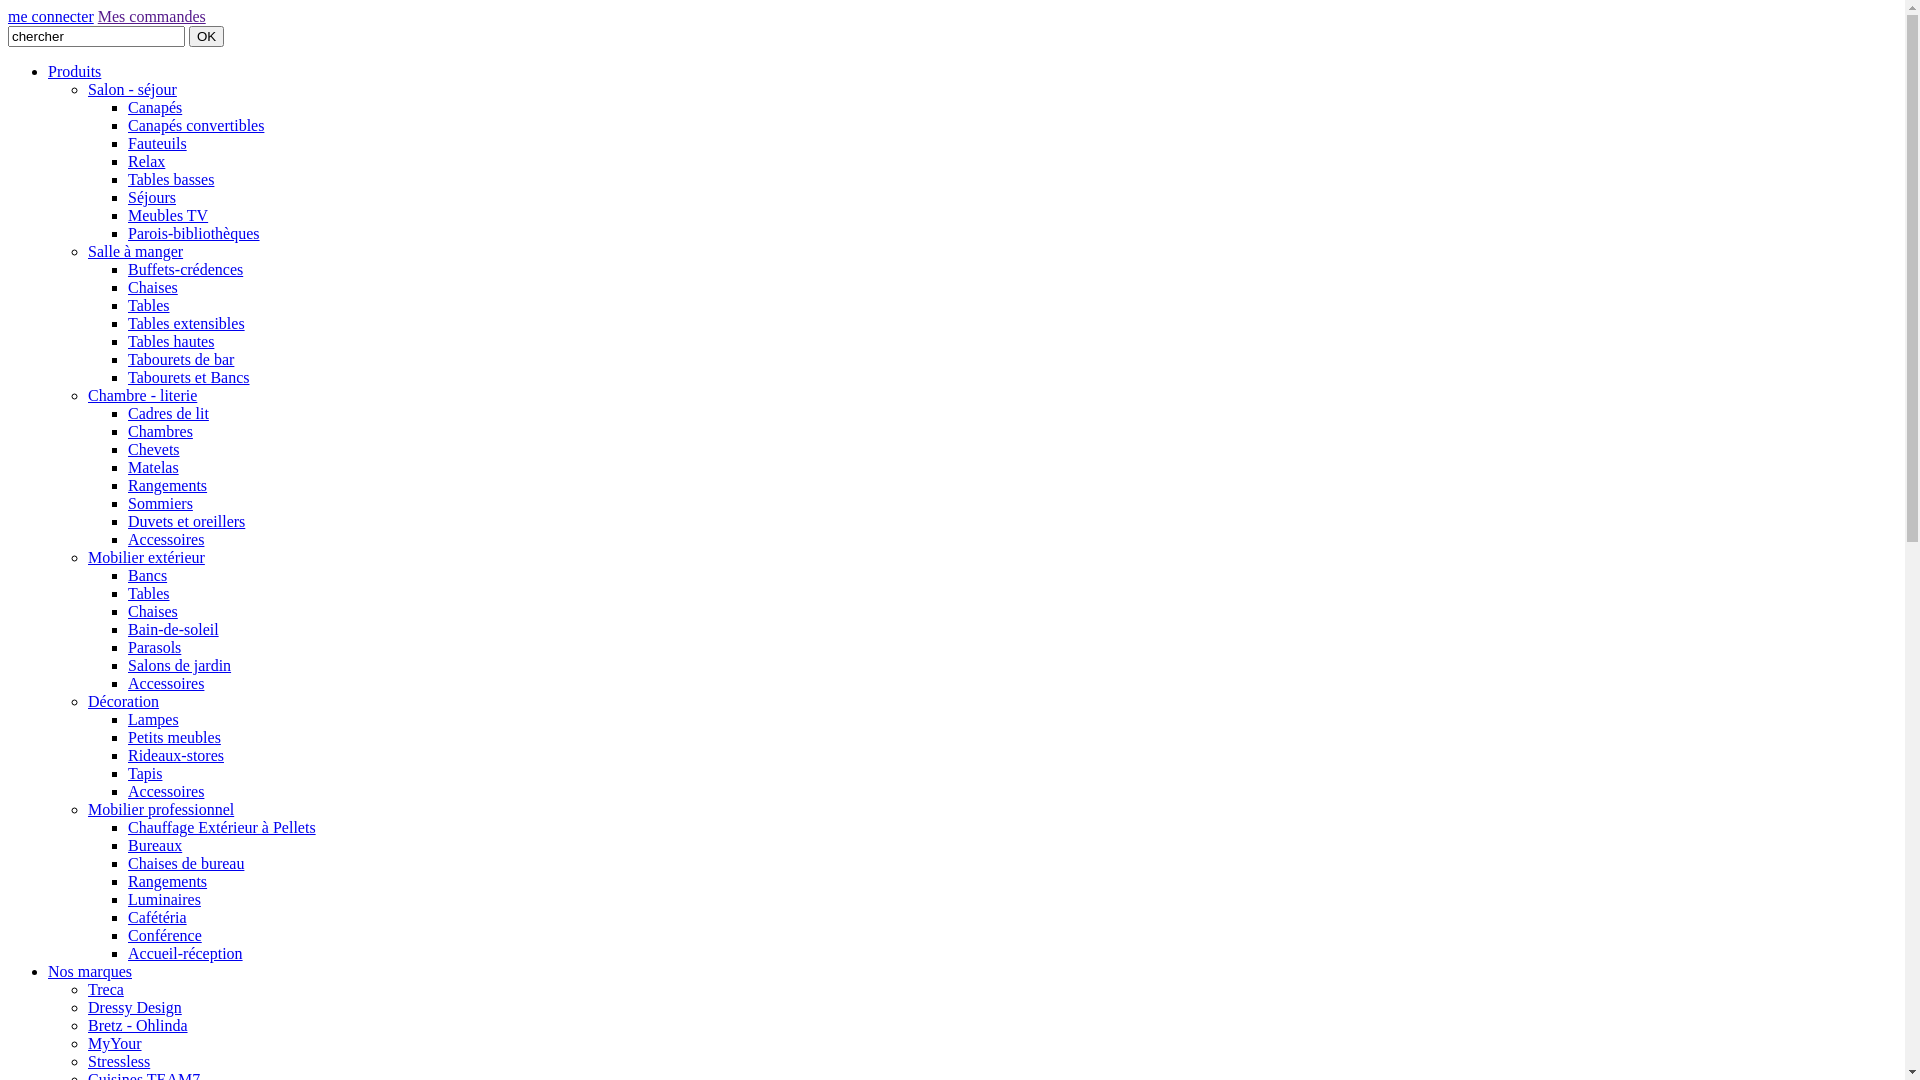 The height and width of the screenshot is (1080, 1920). Describe the element at coordinates (127, 142) in the screenshot. I see `'Fauteuils'` at that location.